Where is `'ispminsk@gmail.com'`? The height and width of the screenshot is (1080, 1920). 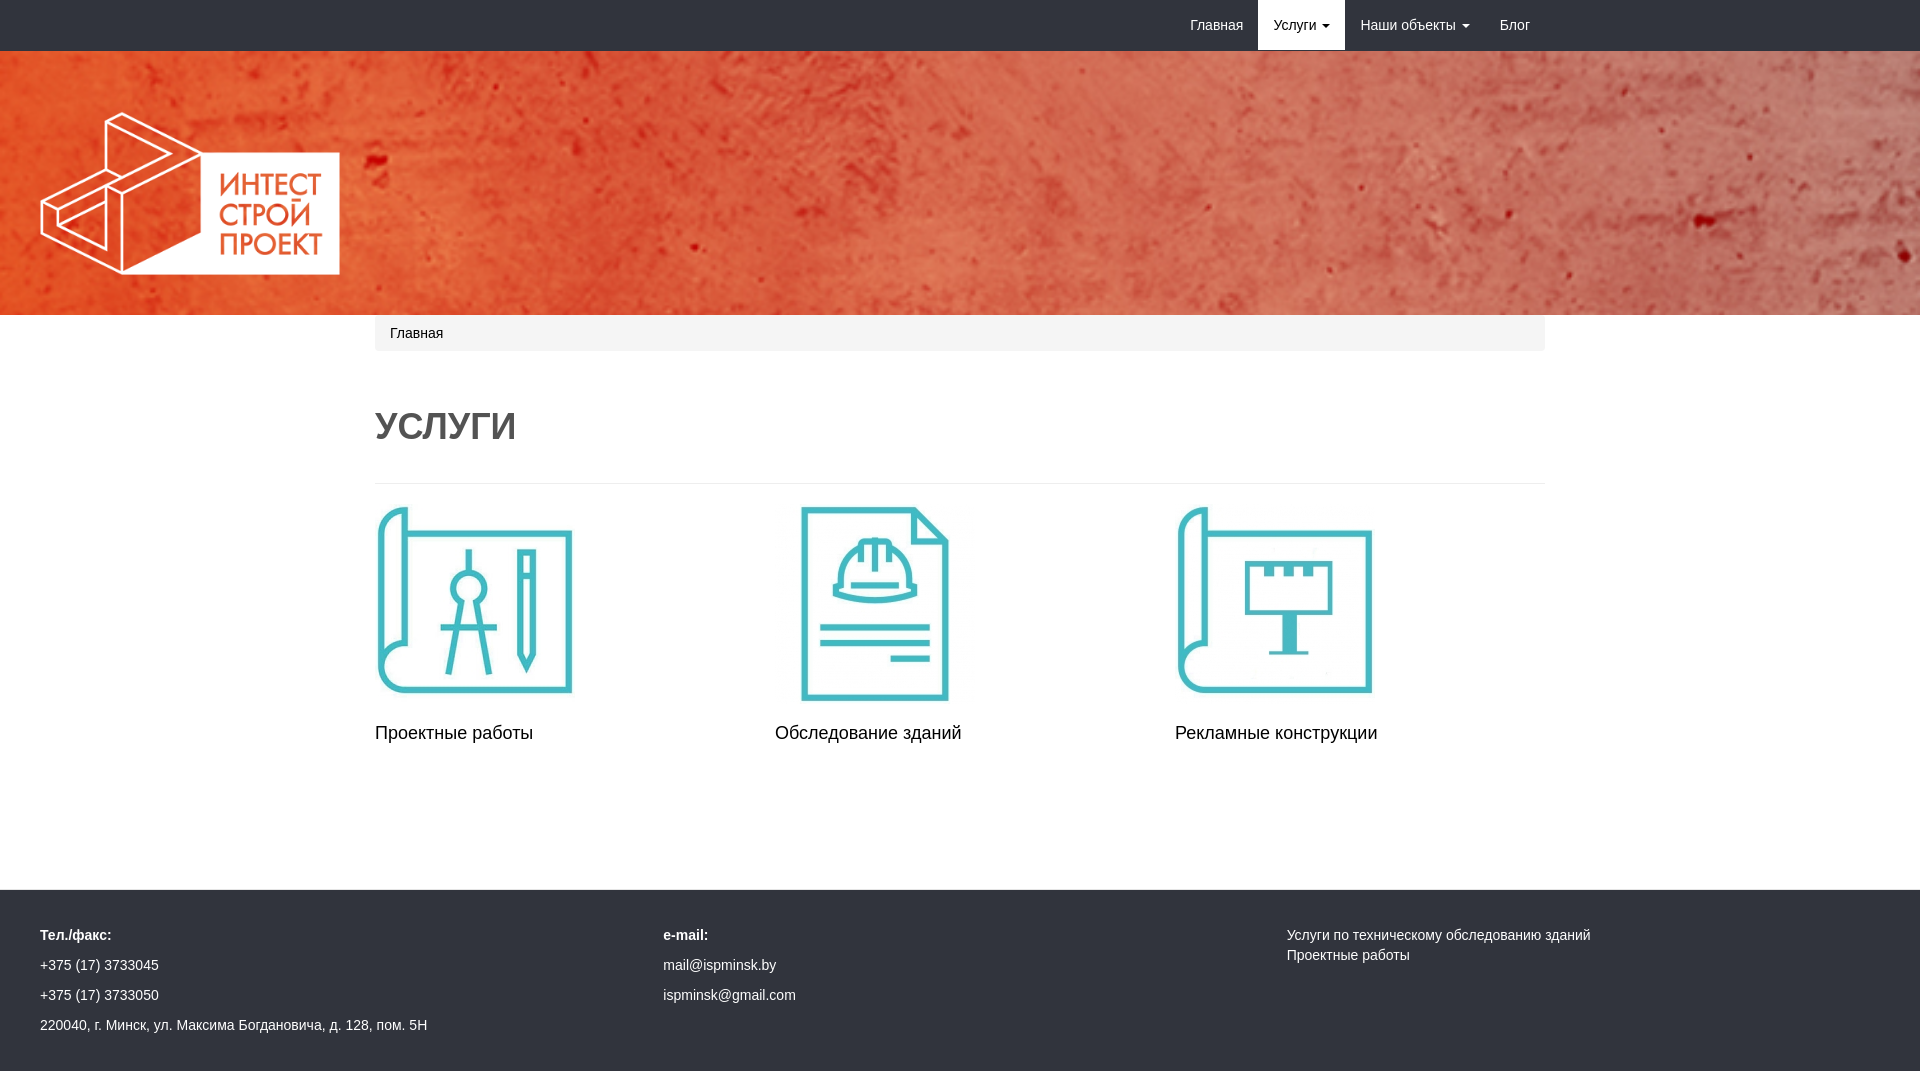 'ispminsk@gmail.com' is located at coordinates (728, 995).